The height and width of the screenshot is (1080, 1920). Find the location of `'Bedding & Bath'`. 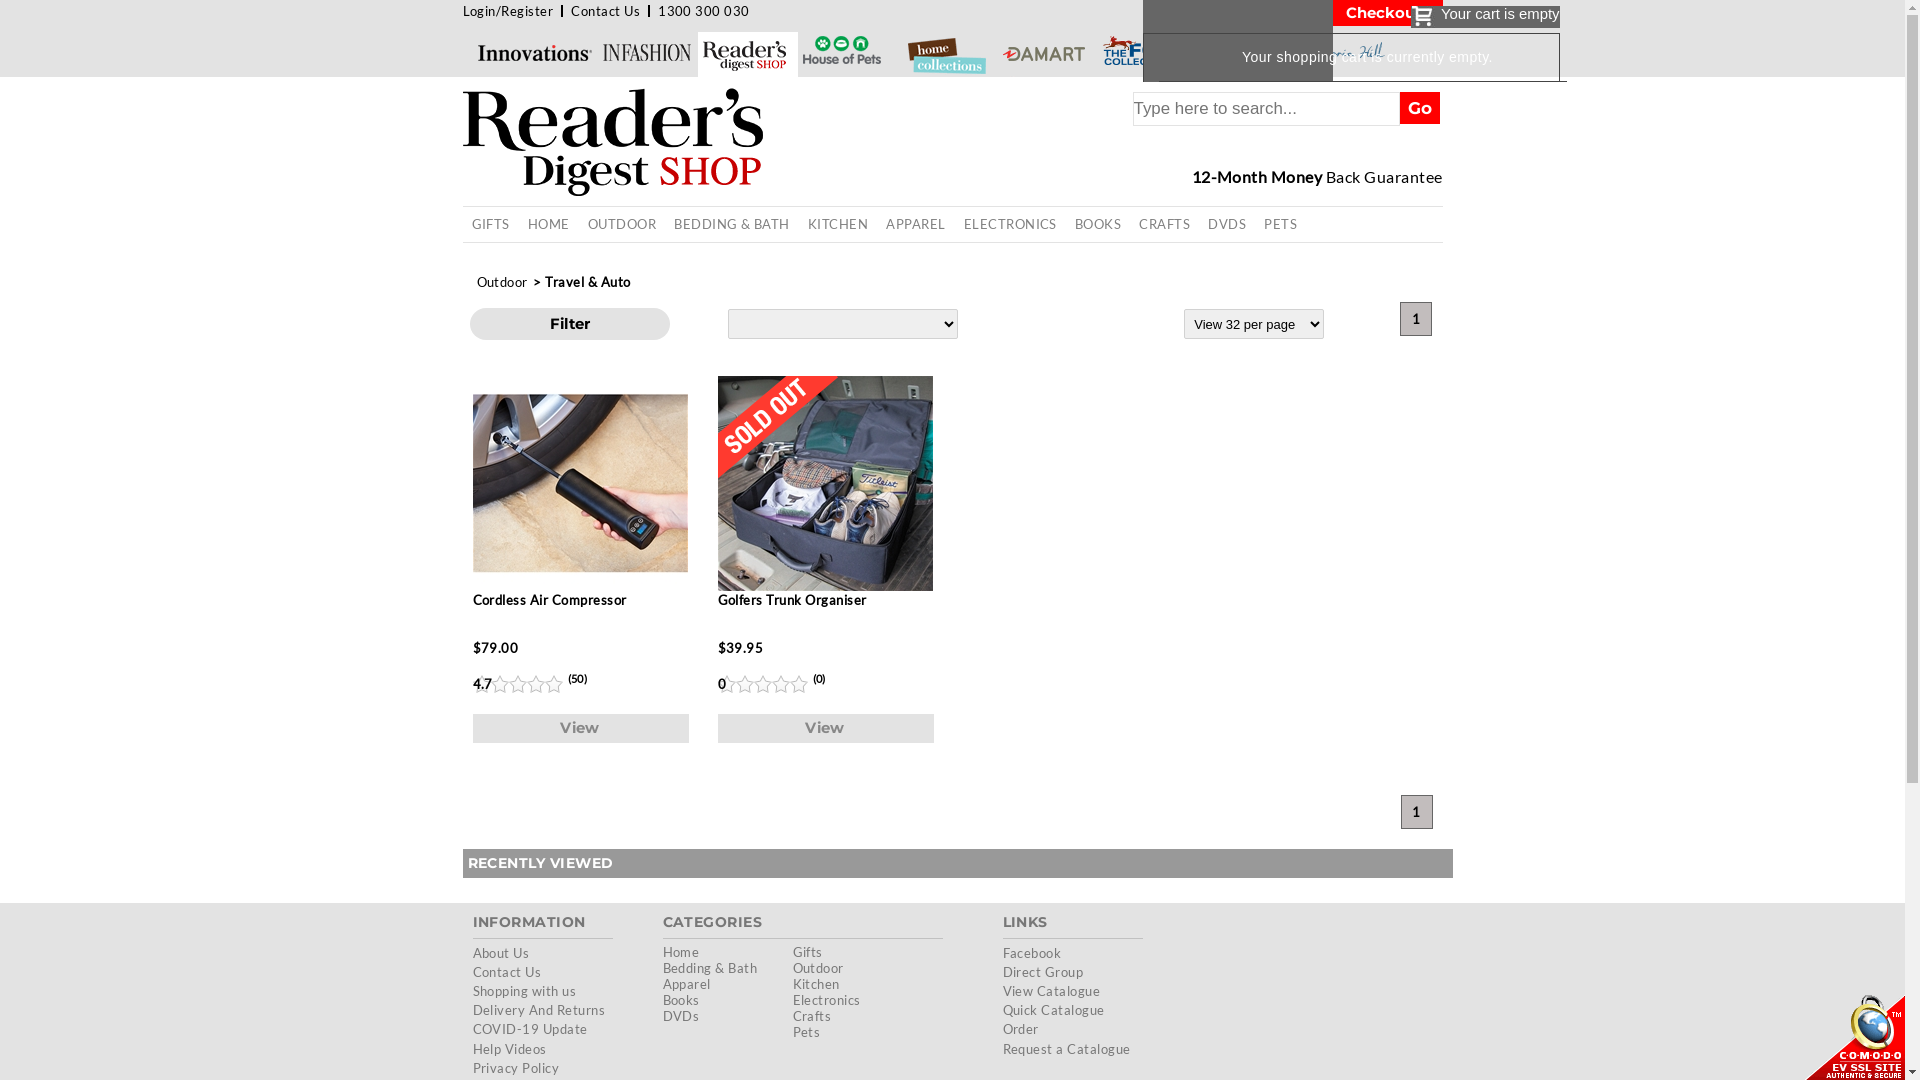

'Bedding & Bath' is located at coordinates (662, 967).